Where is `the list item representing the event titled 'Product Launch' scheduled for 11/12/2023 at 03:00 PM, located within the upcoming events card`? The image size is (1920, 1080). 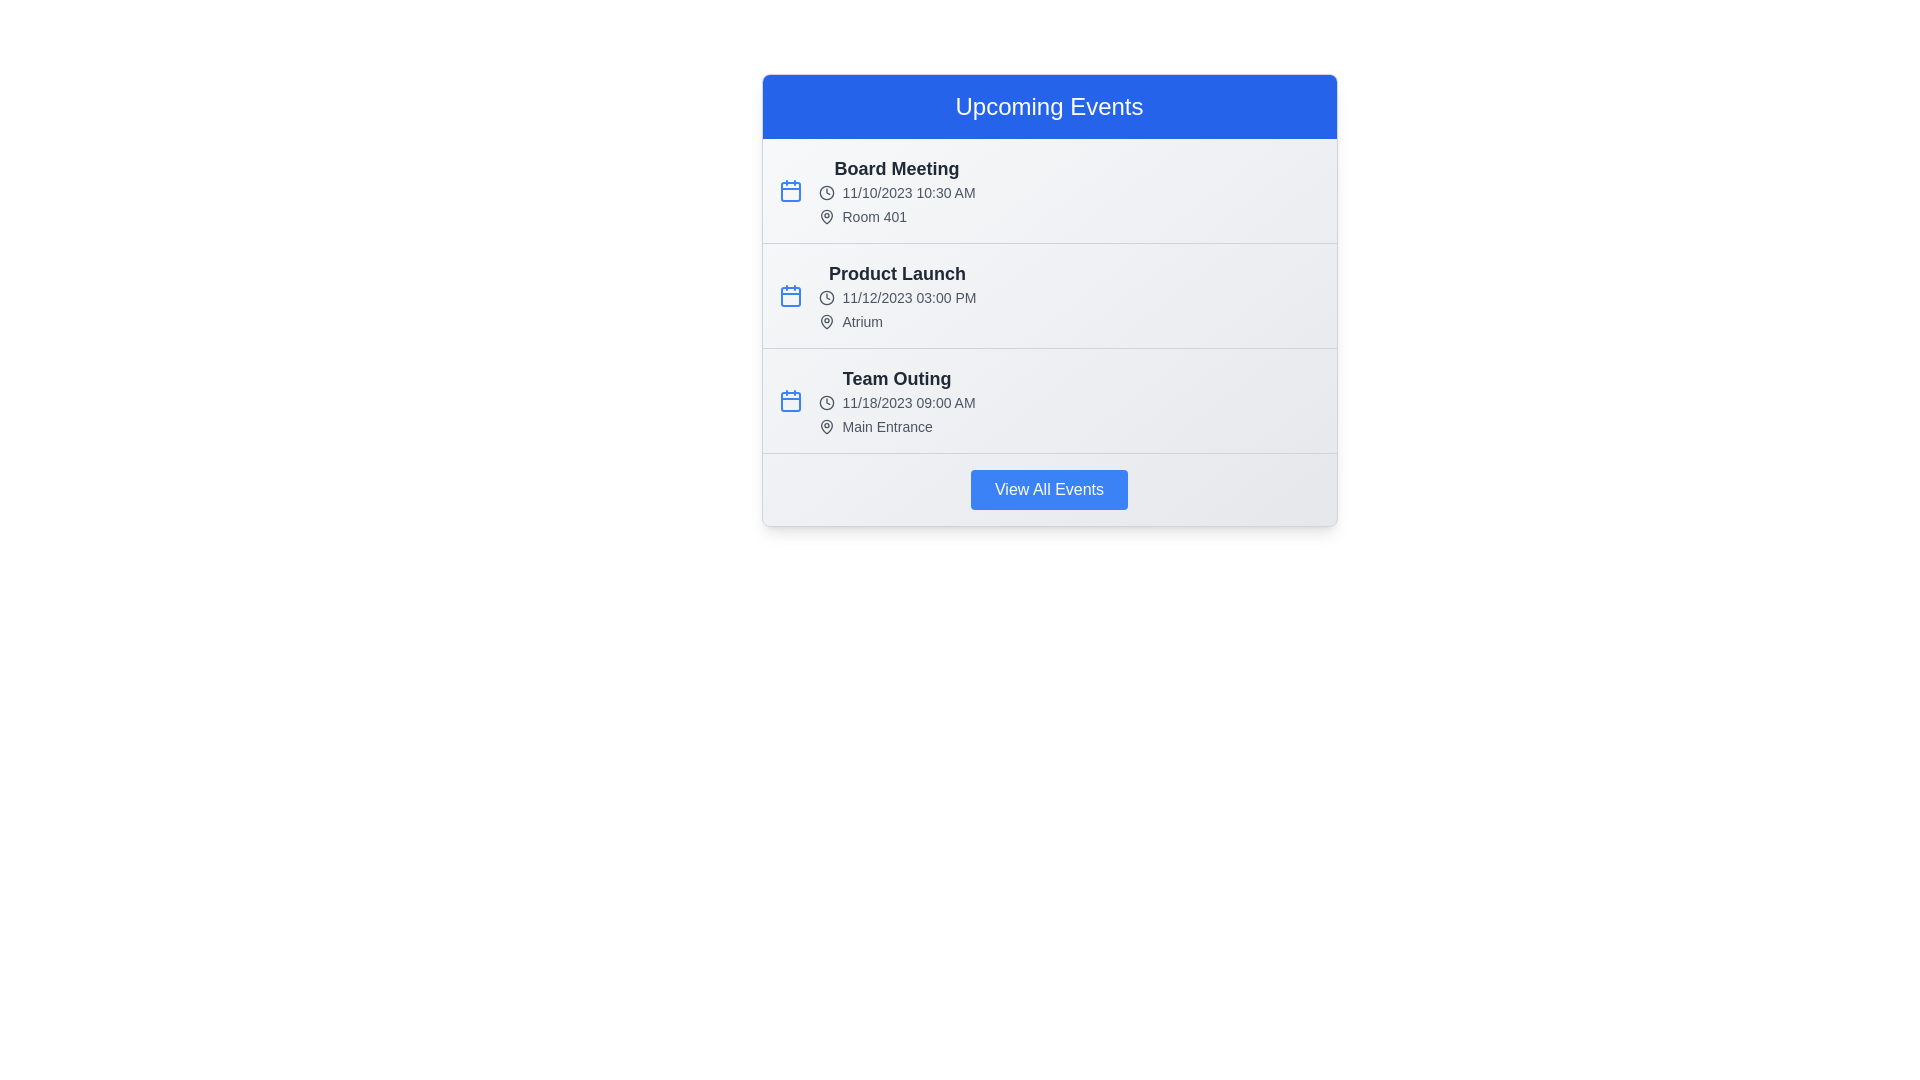 the list item representing the event titled 'Product Launch' scheduled for 11/12/2023 at 03:00 PM, located within the upcoming events card is located at coordinates (1048, 300).